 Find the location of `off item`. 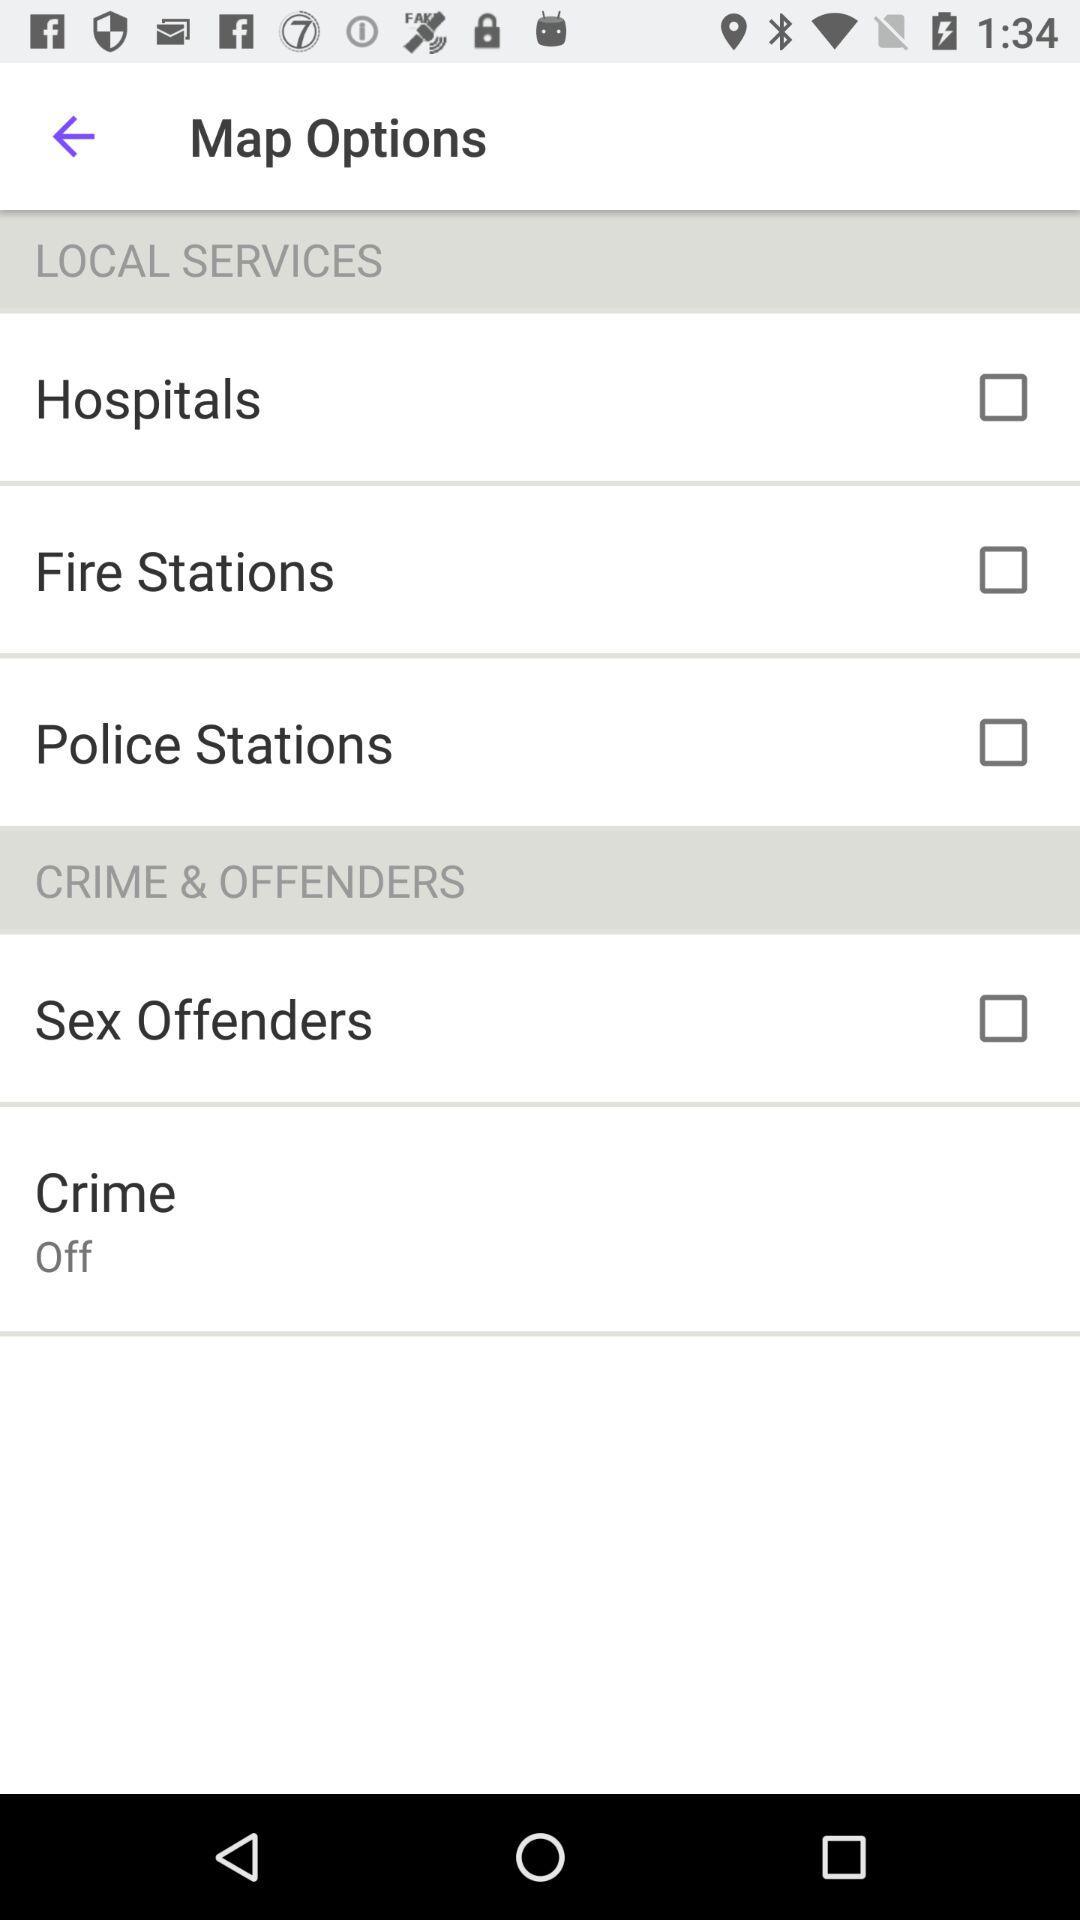

off item is located at coordinates (62, 1254).